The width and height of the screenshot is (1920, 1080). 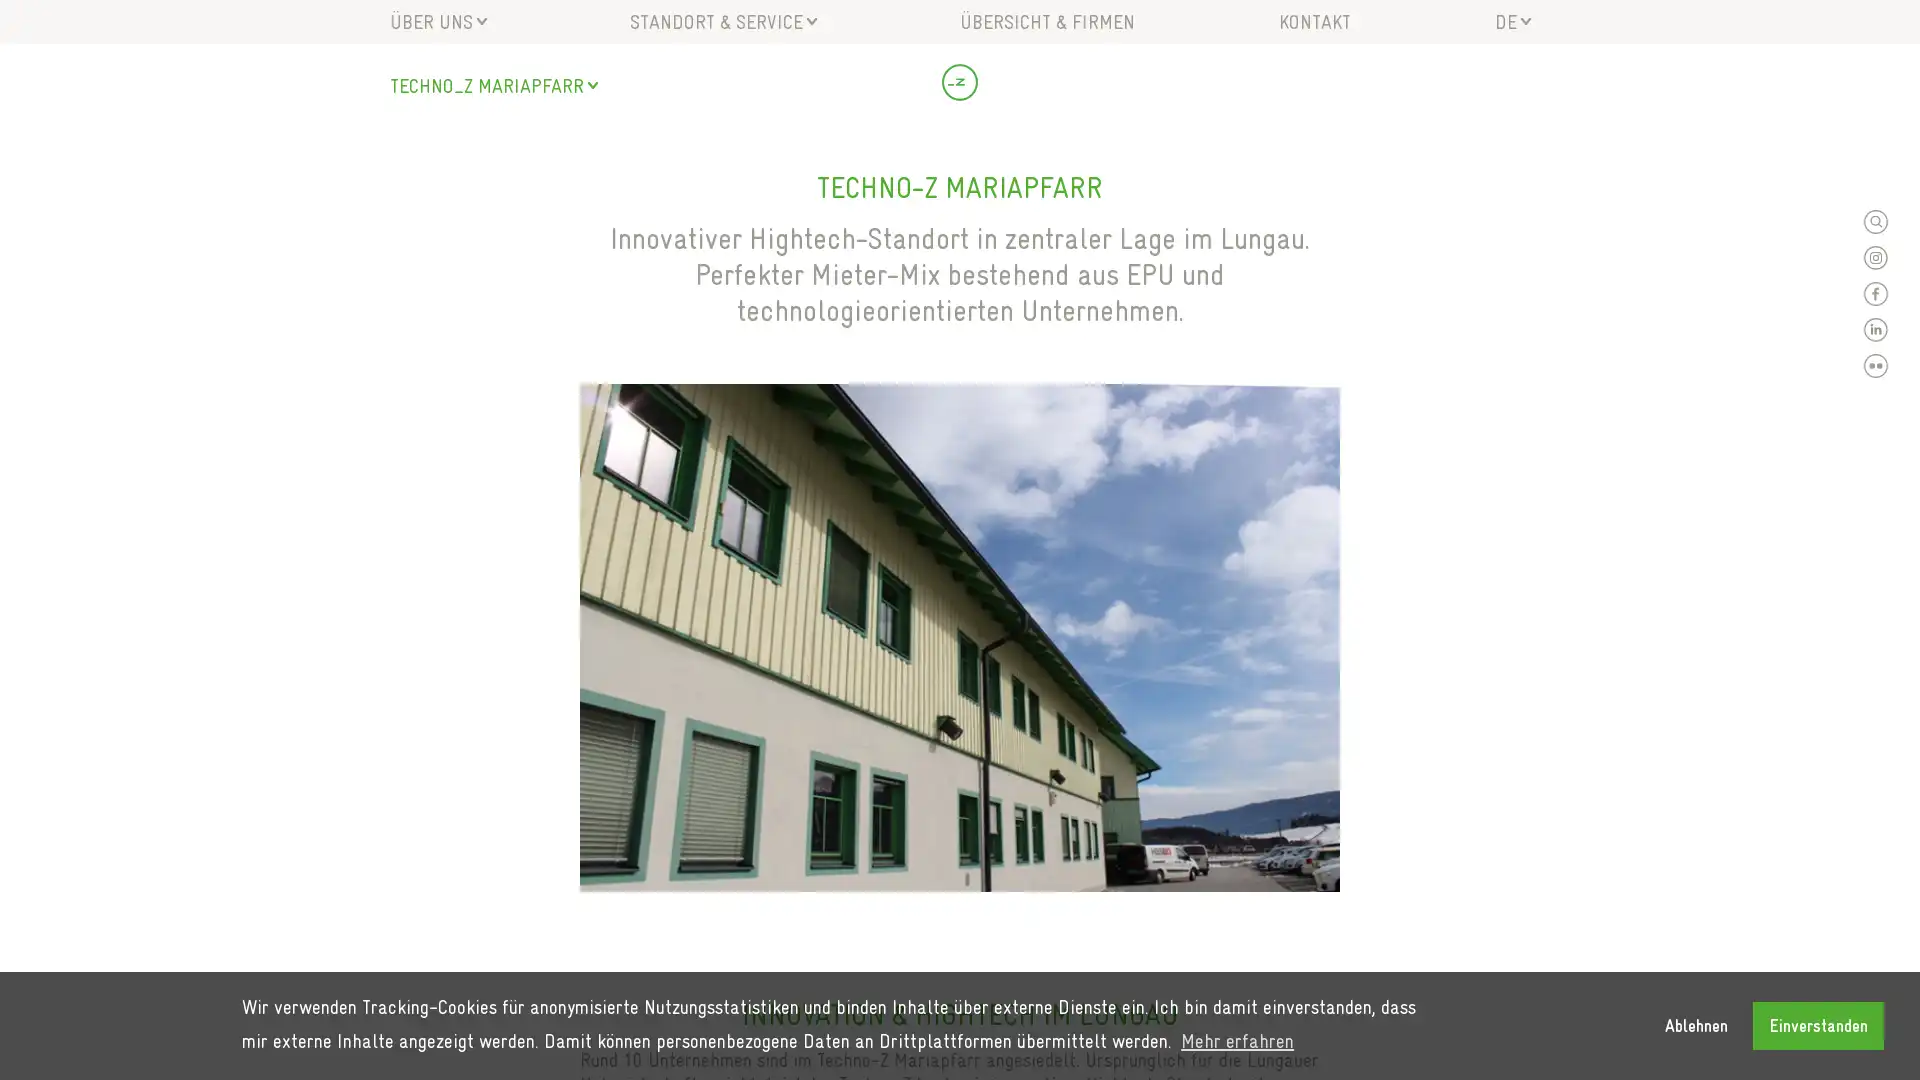 I want to click on learn more about cookies, so click(x=1236, y=1040).